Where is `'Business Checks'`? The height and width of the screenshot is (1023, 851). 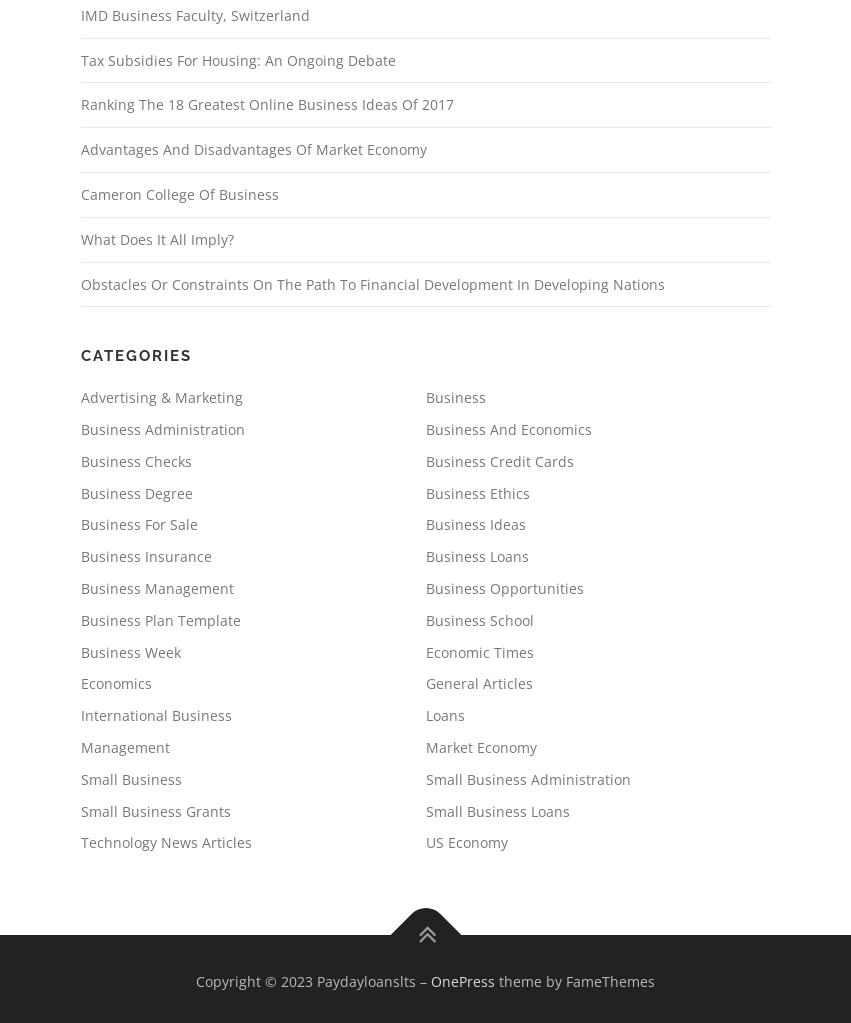 'Business Checks' is located at coordinates (135, 459).